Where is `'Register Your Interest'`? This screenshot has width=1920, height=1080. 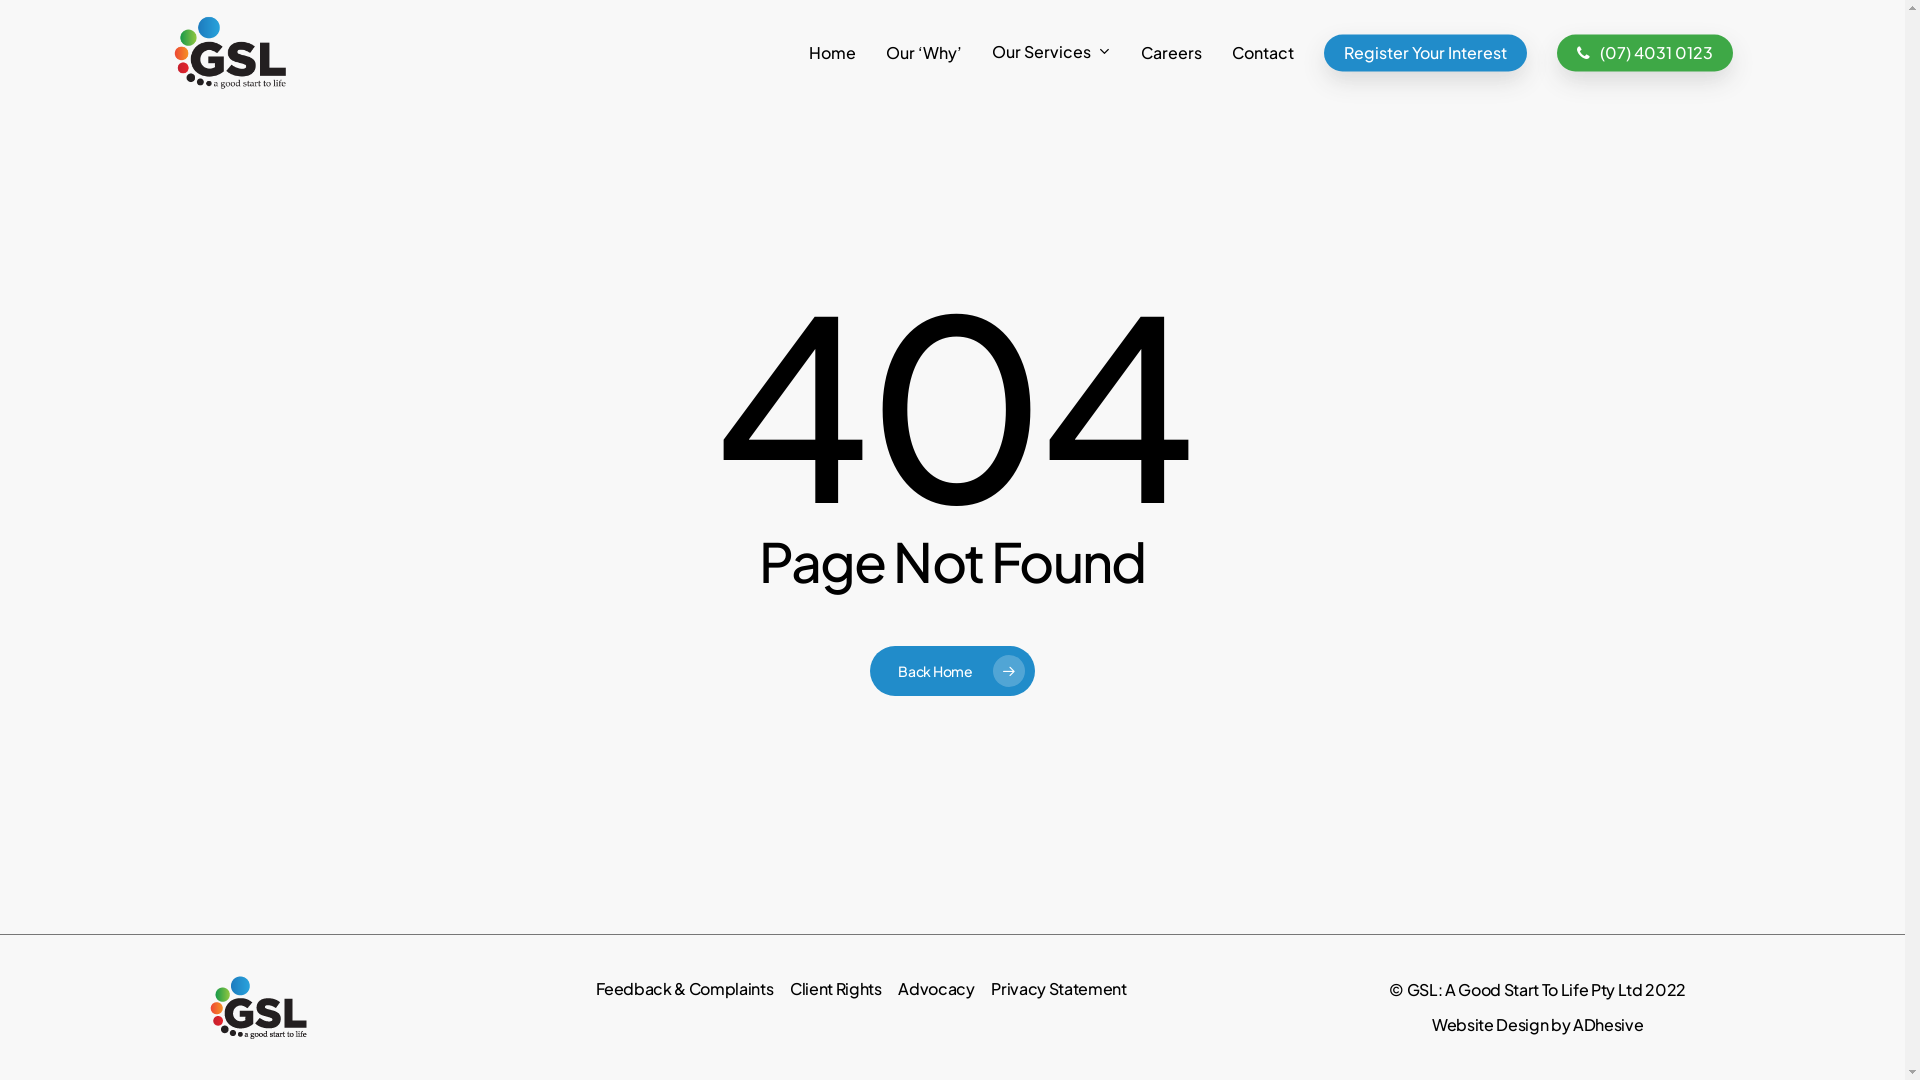 'Register Your Interest' is located at coordinates (1324, 50).